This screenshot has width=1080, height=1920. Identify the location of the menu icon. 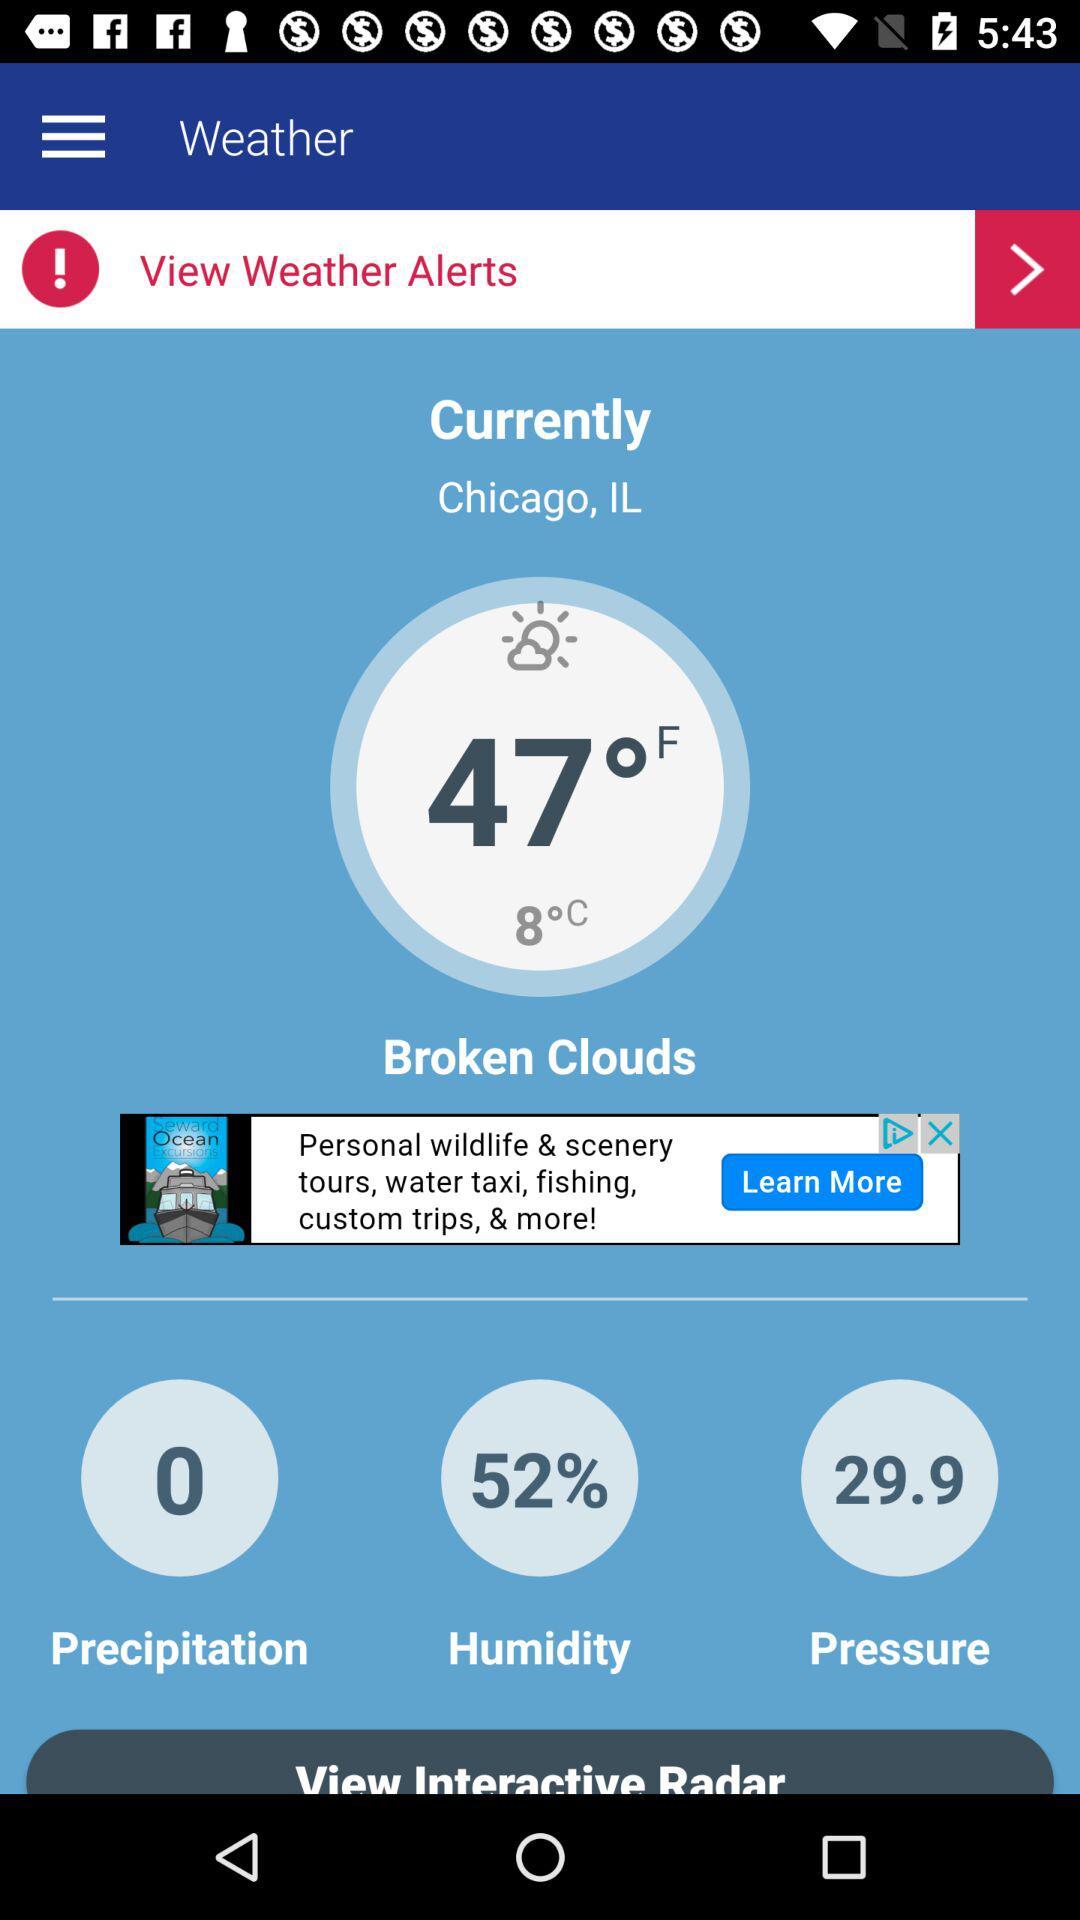
(72, 135).